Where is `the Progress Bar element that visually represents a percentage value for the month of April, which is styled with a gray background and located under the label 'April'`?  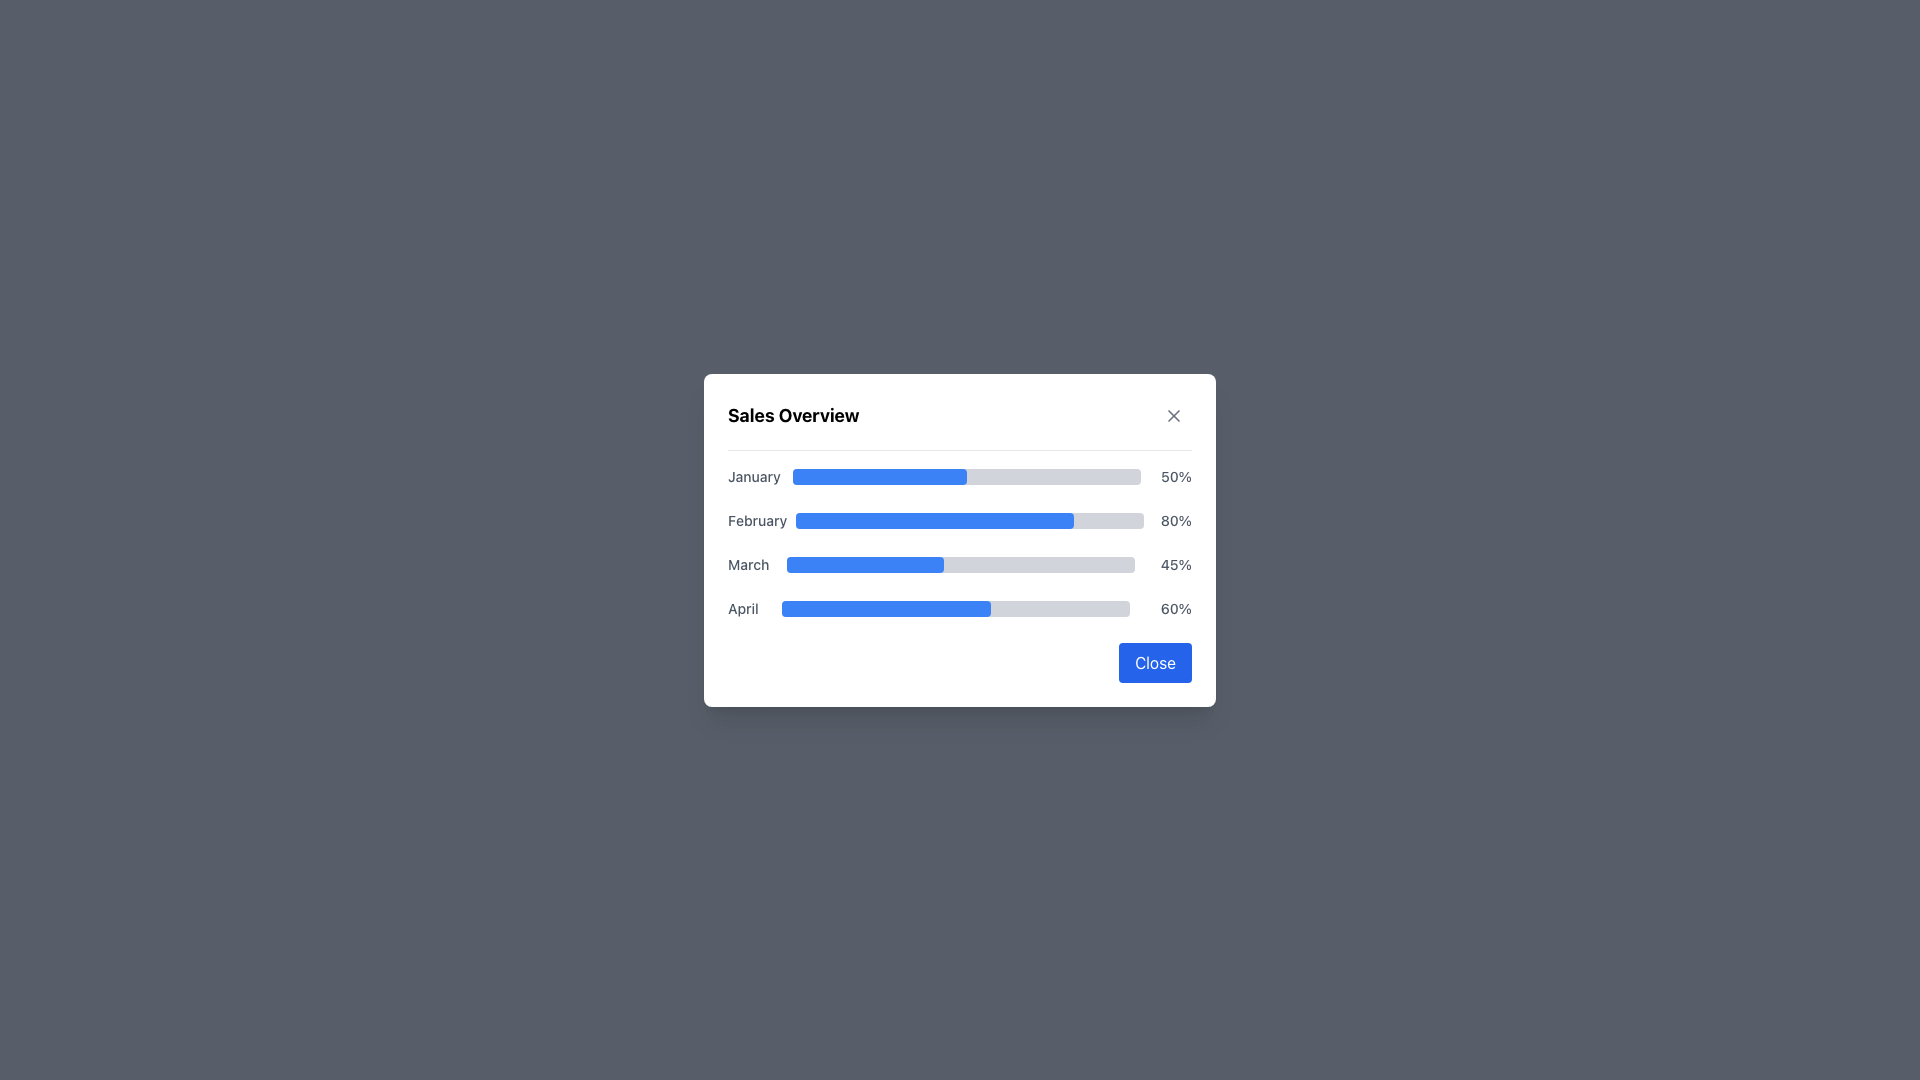 the Progress Bar element that visually represents a percentage value for the month of April, which is styled with a gray background and located under the label 'April' is located at coordinates (885, 607).